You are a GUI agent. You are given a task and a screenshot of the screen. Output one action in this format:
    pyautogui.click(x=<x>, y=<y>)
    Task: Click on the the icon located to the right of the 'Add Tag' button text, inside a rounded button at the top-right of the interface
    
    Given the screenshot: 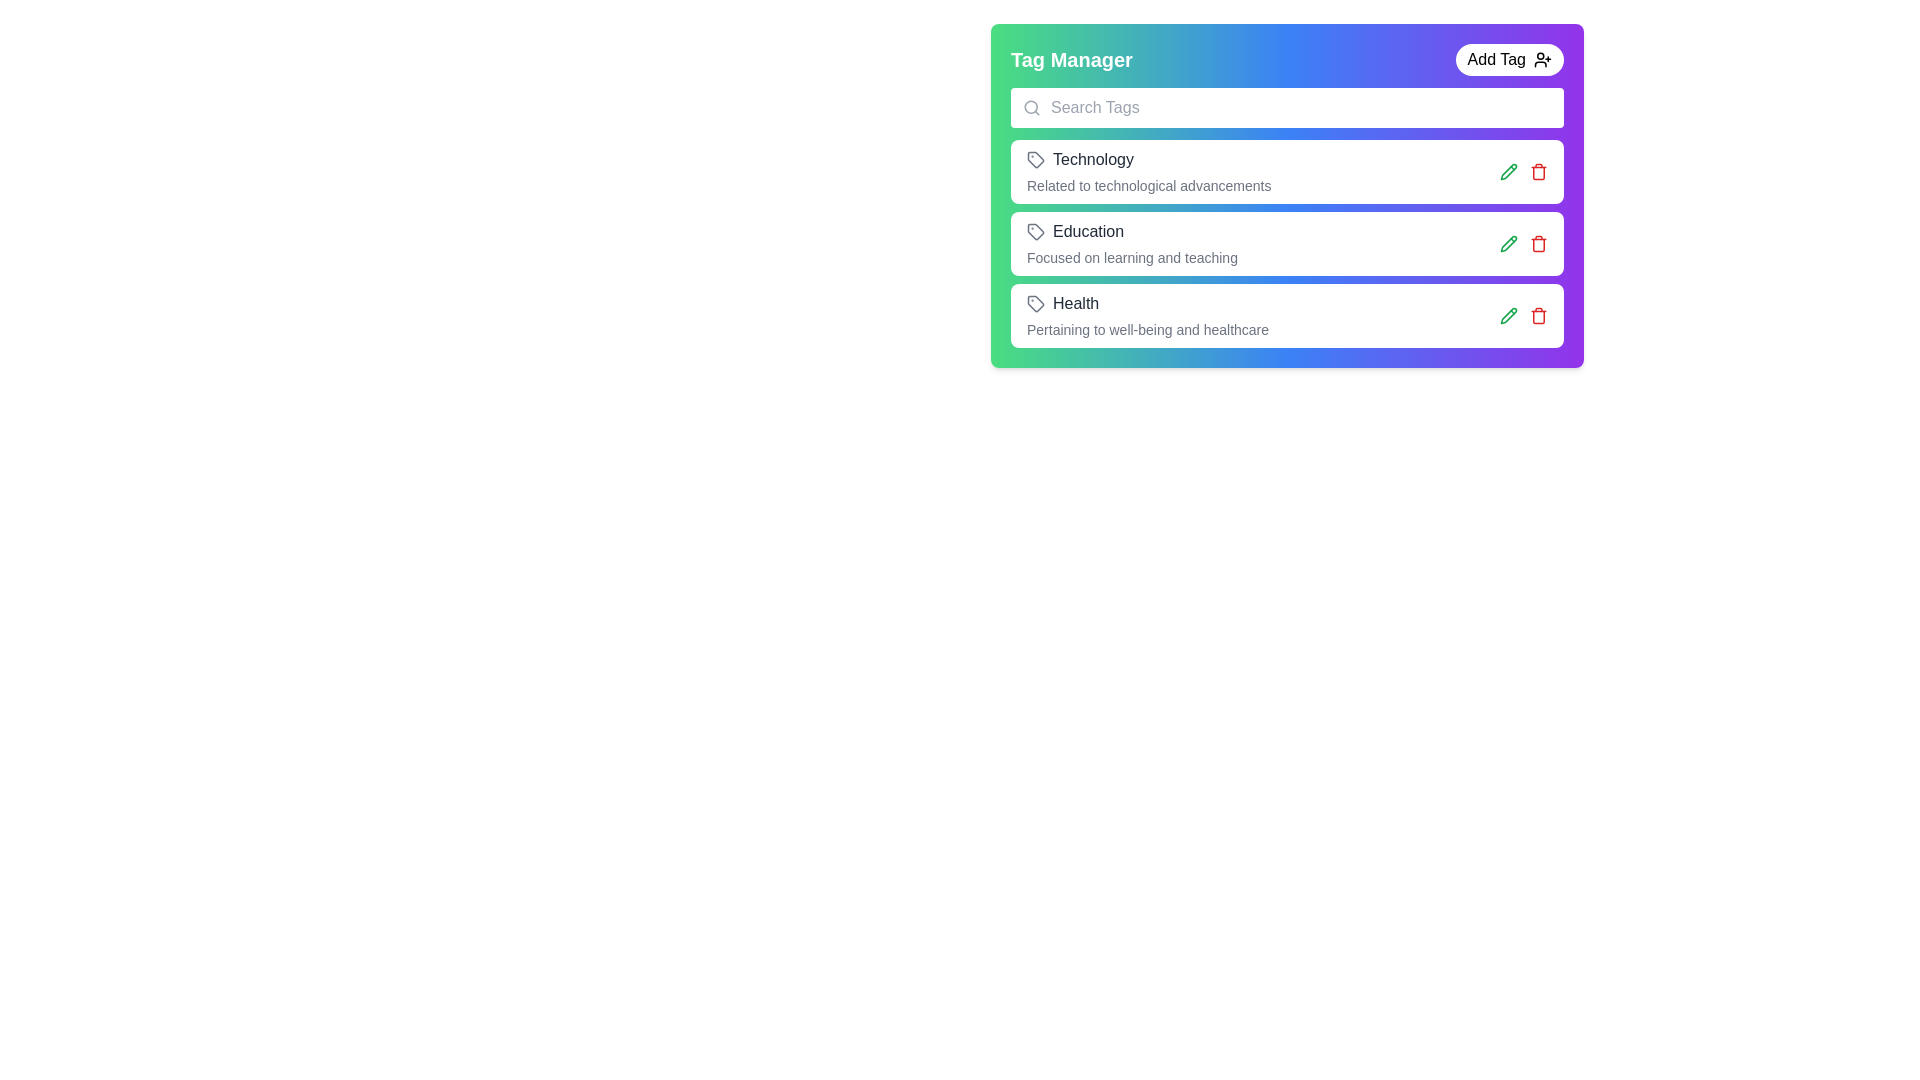 What is the action you would take?
    pyautogui.click(x=1541, y=59)
    